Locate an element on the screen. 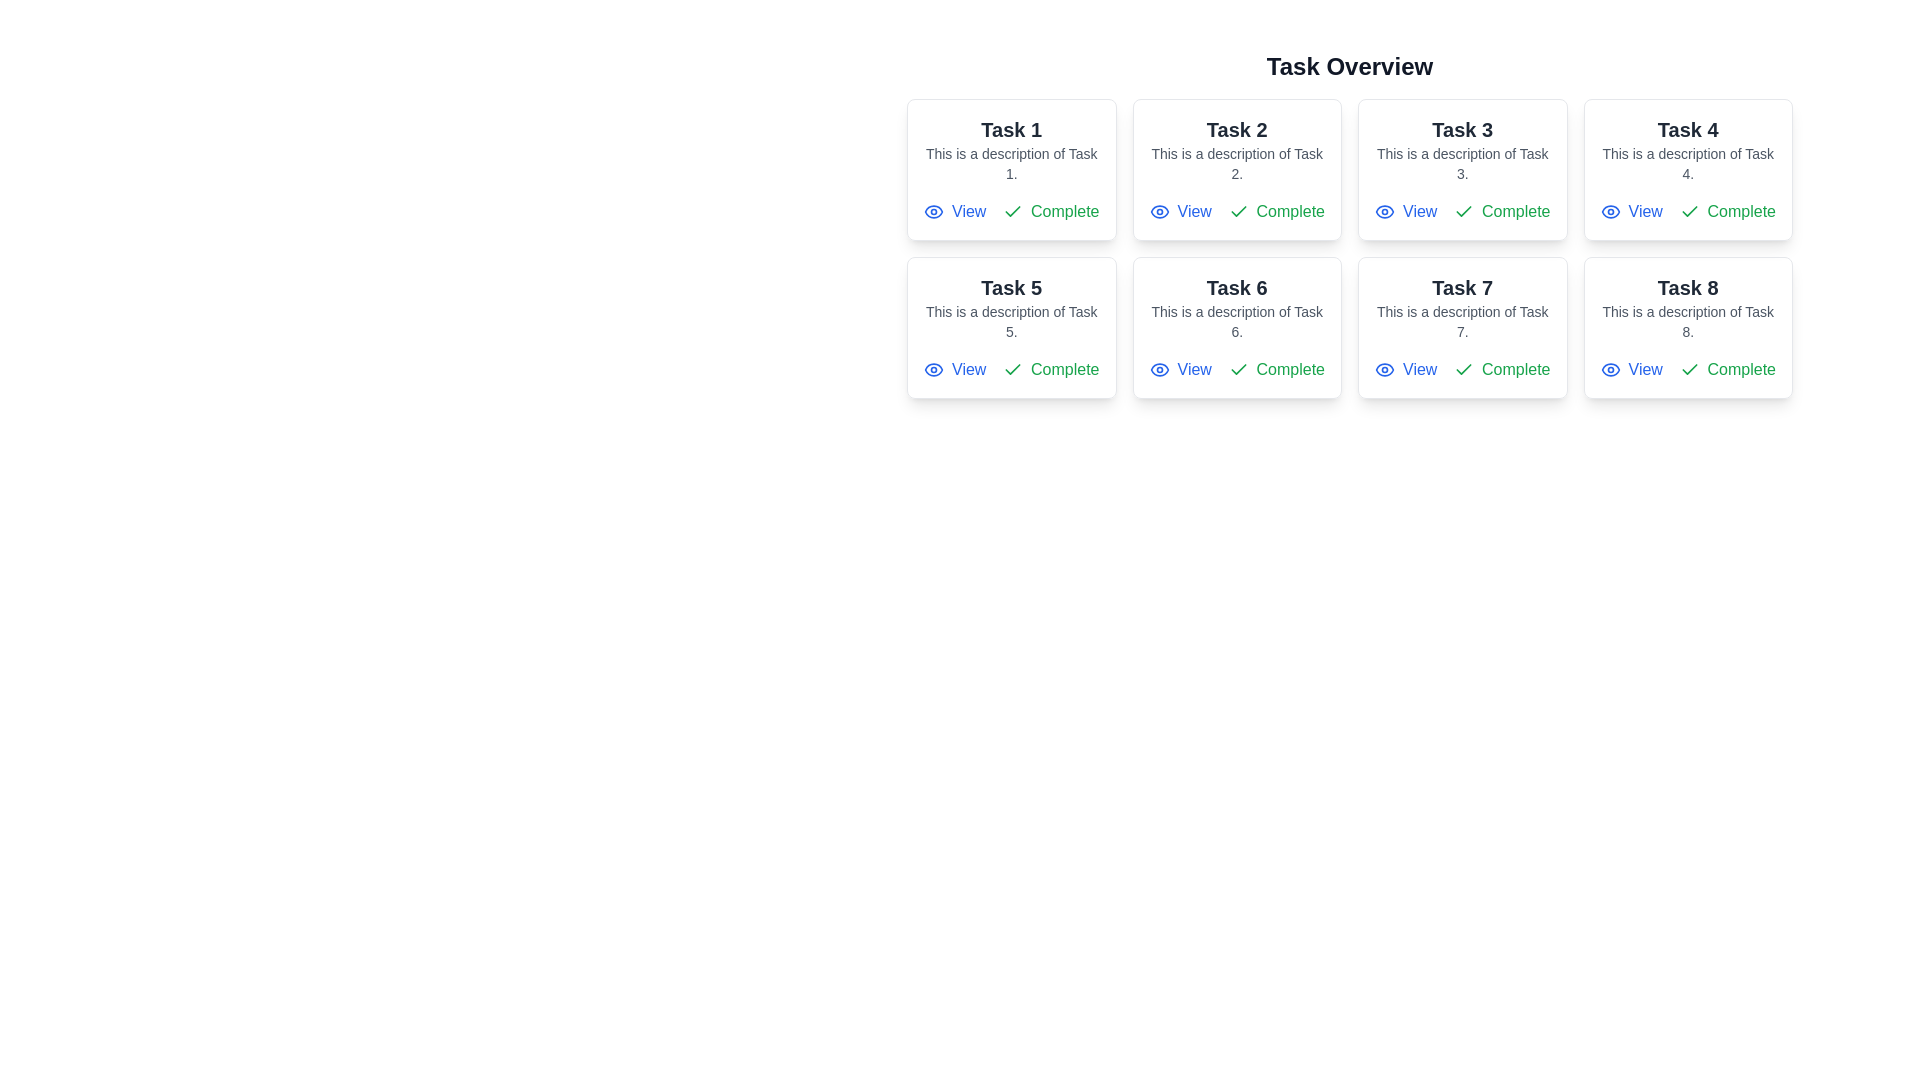 The height and width of the screenshot is (1080, 1920). the button associated with 'Task 1' located in the top-left position of the visible grid layout is located at coordinates (954, 212).